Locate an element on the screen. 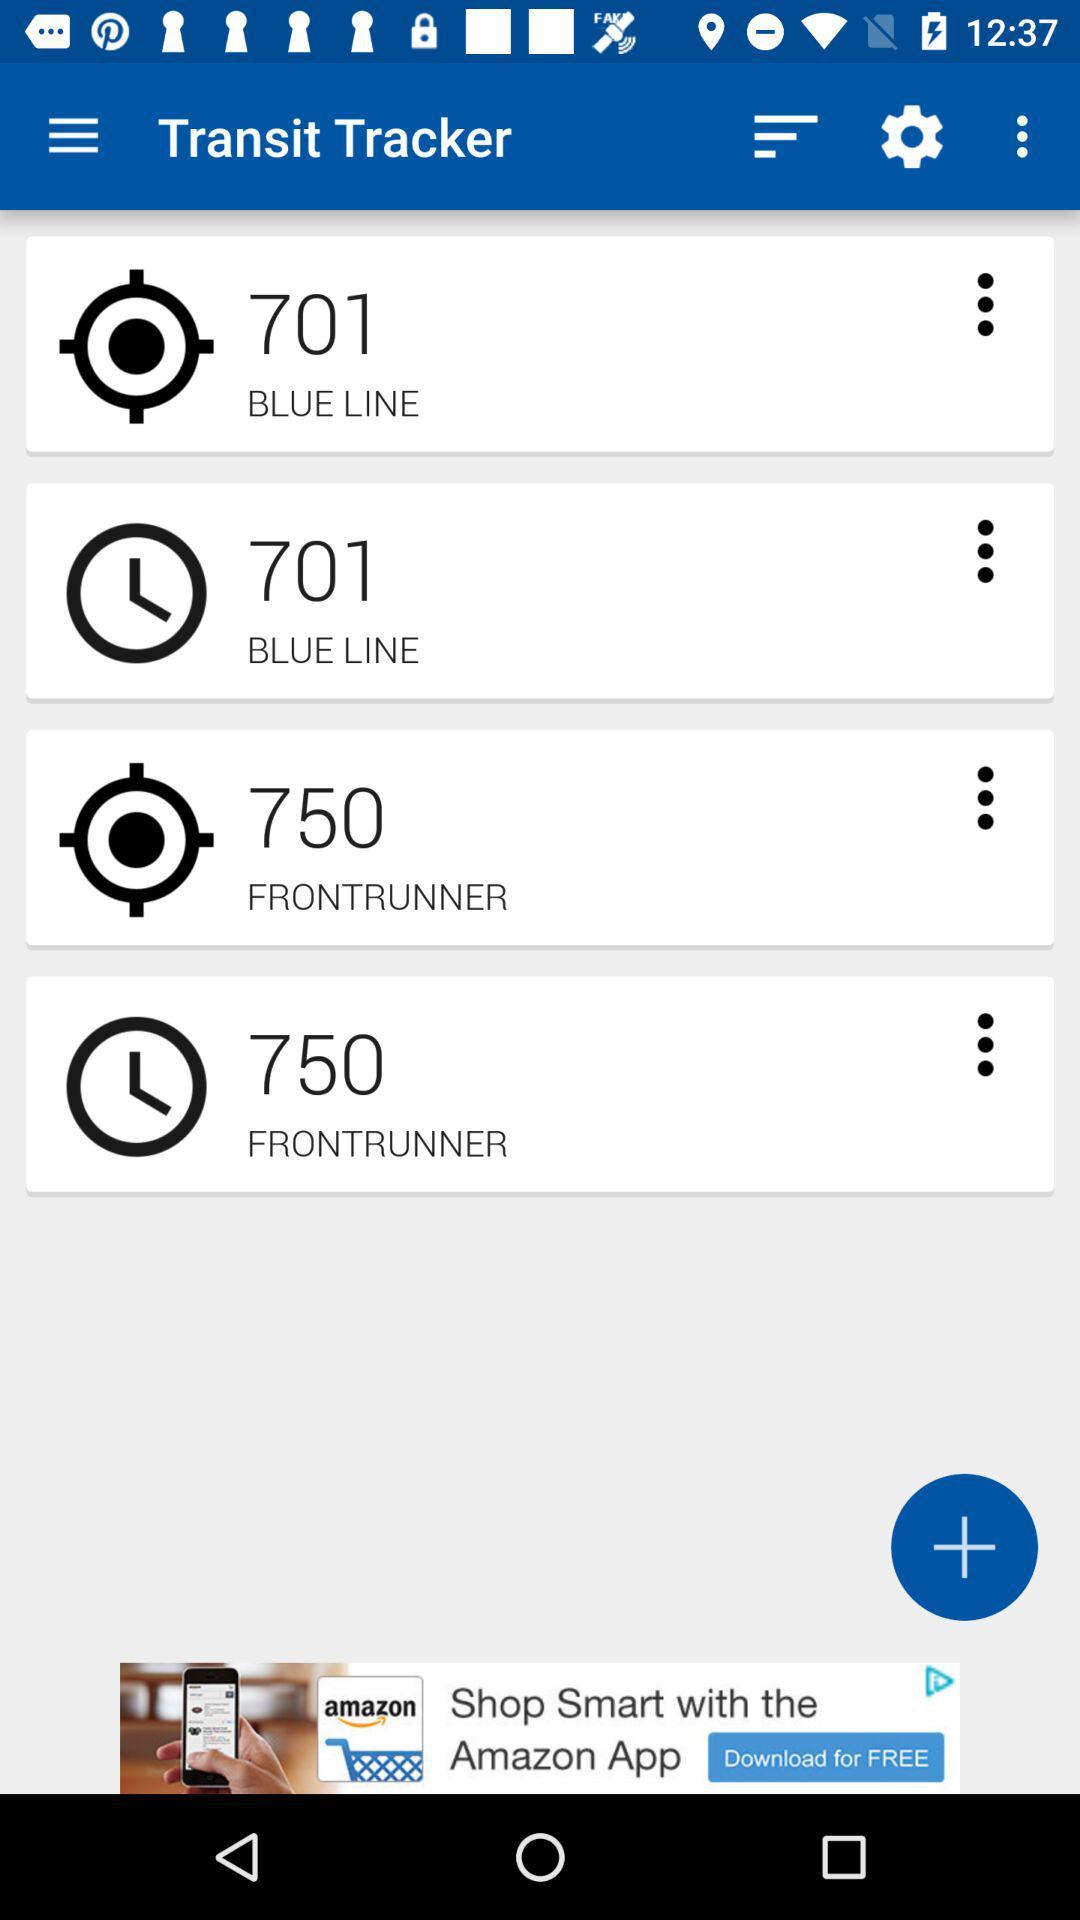 Image resolution: width=1080 pixels, height=1920 pixels. open context menu is located at coordinates (984, 1043).